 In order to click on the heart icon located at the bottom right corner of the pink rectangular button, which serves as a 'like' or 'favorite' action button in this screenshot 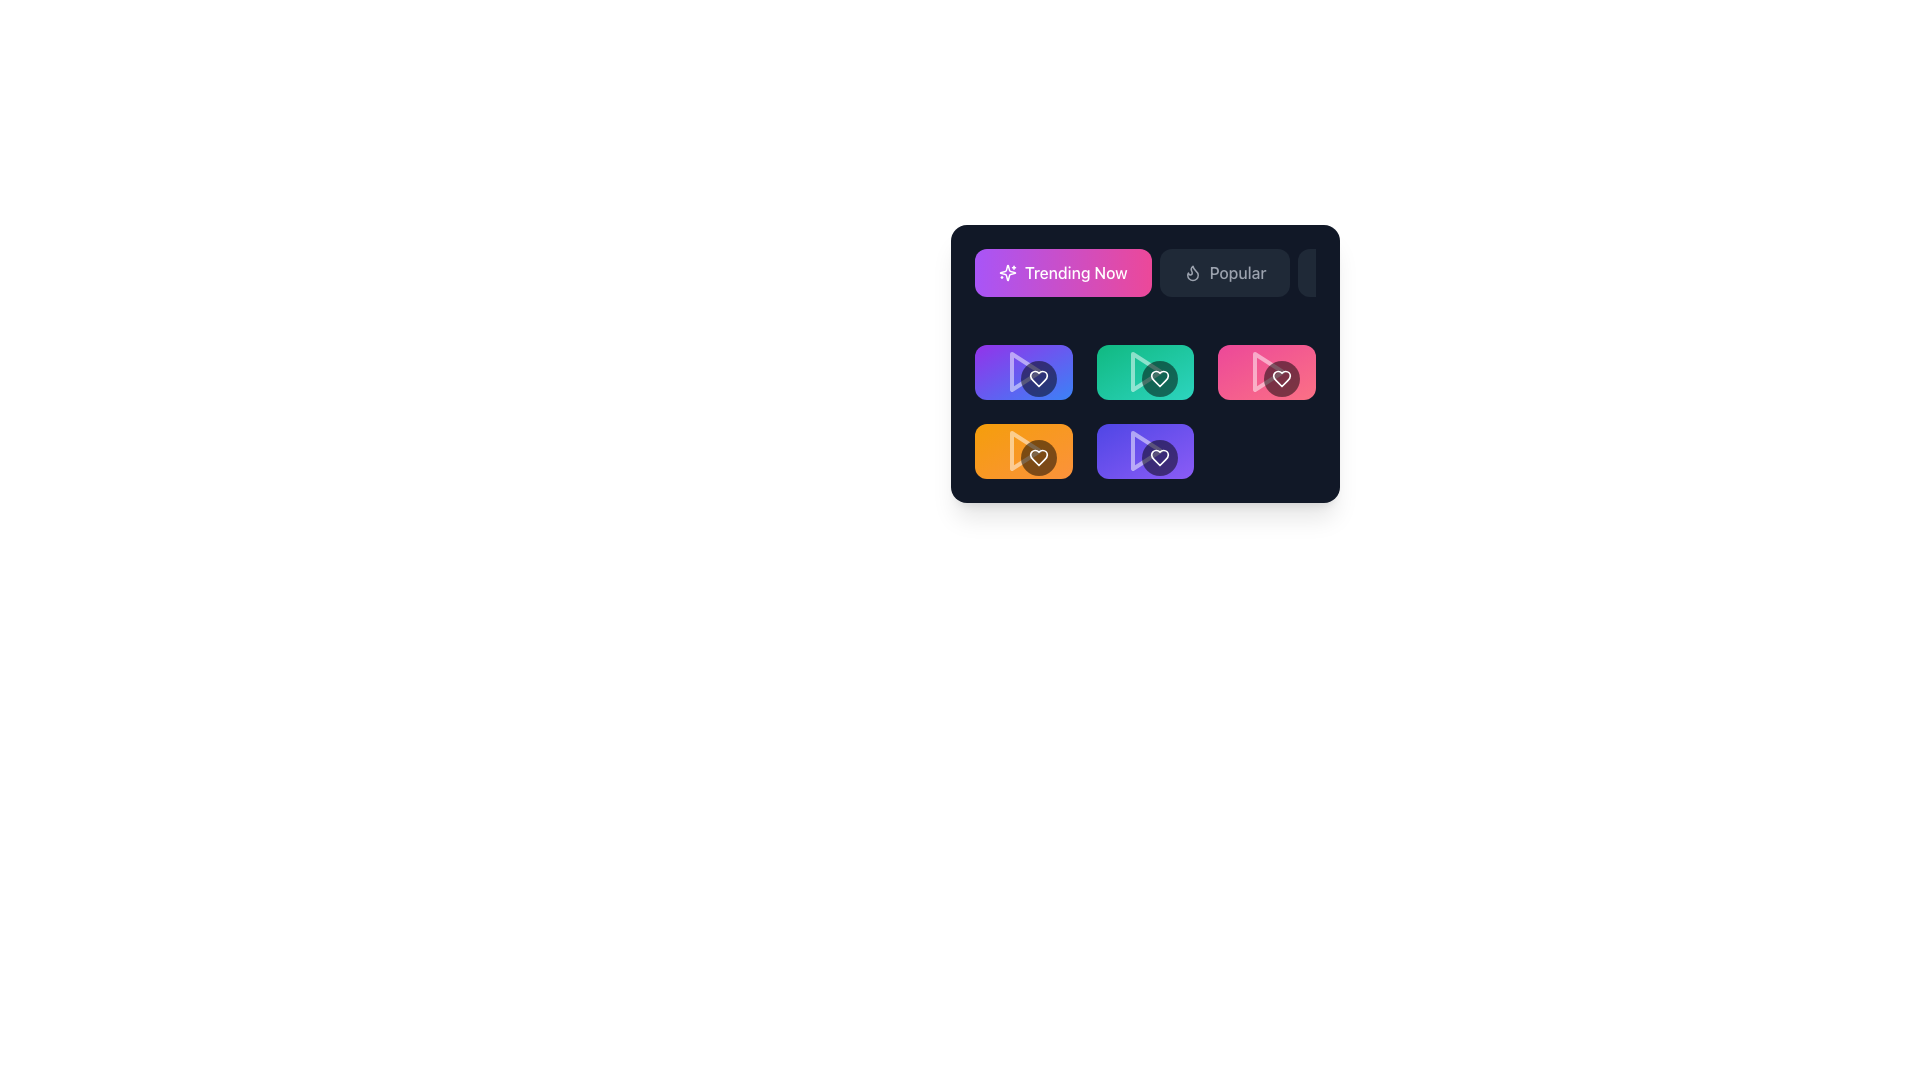, I will do `click(1281, 378)`.